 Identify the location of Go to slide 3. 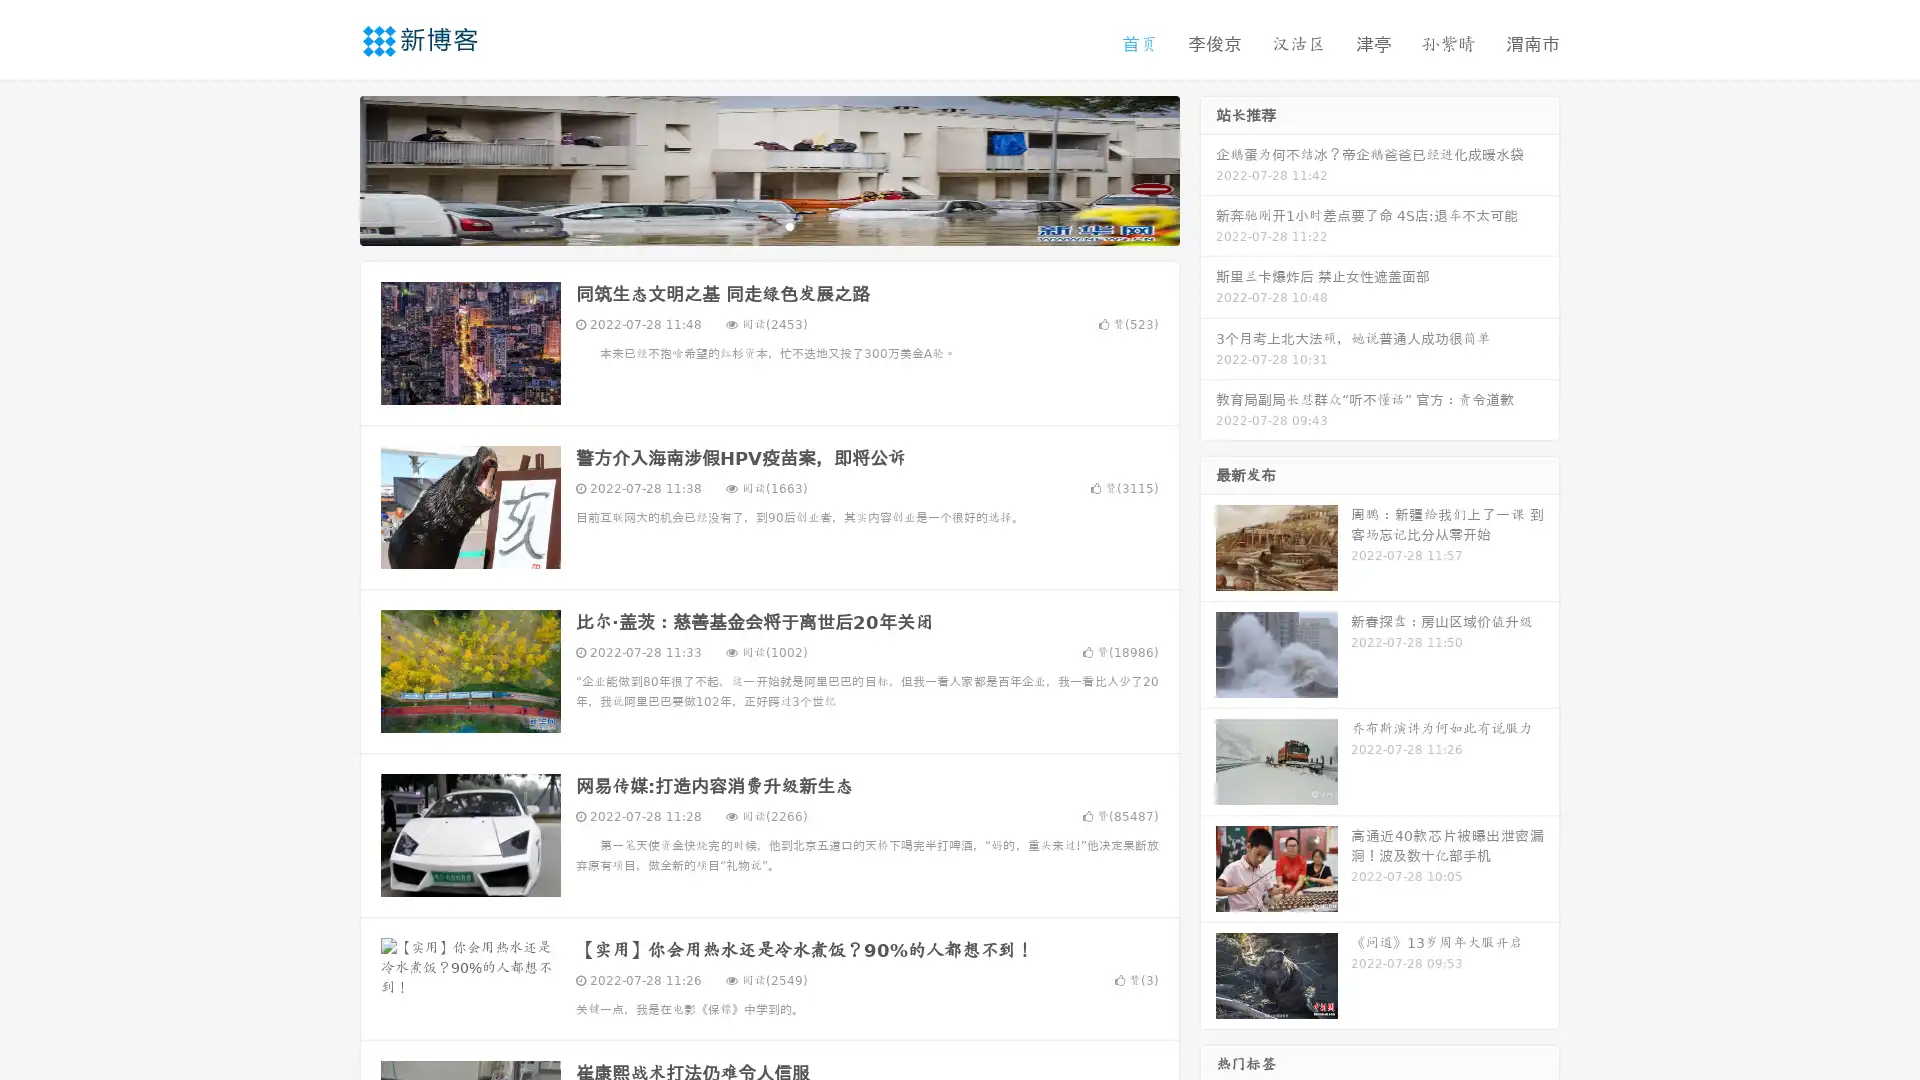
(789, 225).